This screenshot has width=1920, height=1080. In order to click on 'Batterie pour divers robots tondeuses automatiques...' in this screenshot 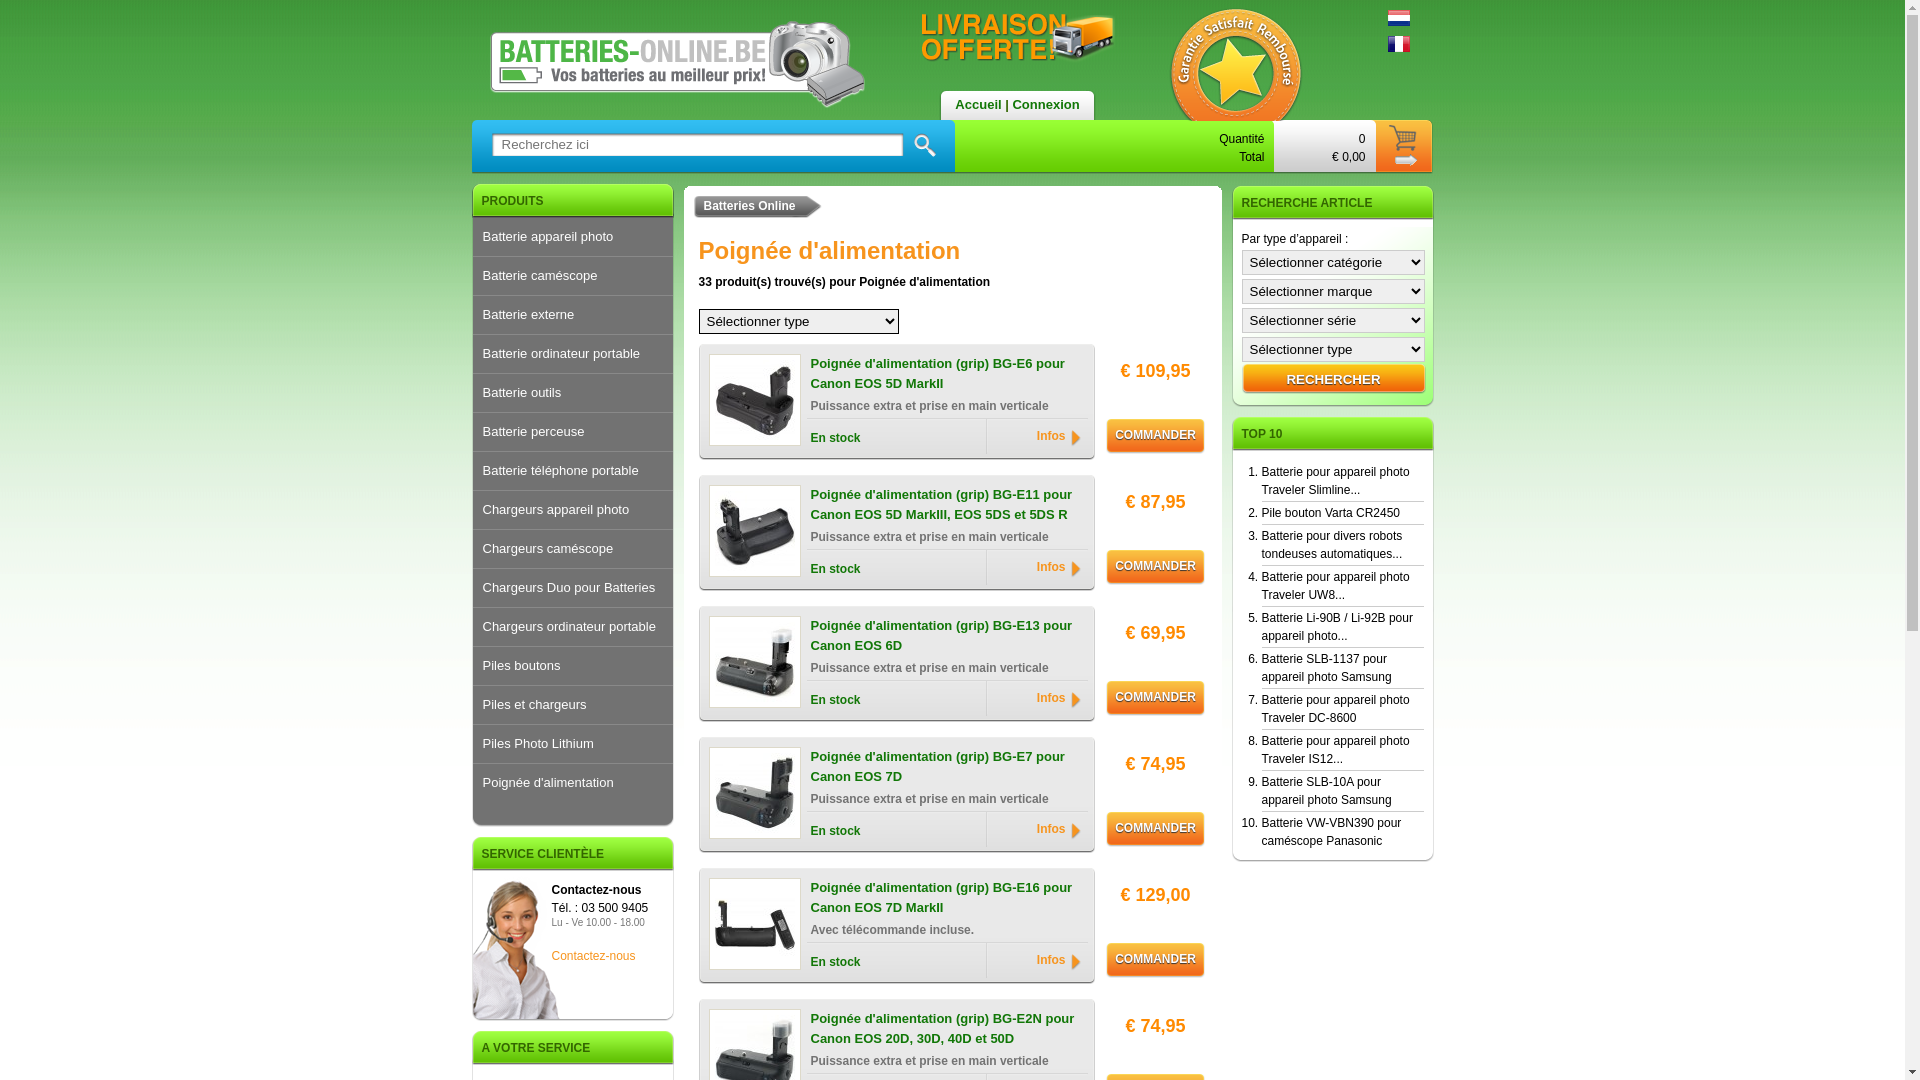, I will do `click(1332, 544)`.